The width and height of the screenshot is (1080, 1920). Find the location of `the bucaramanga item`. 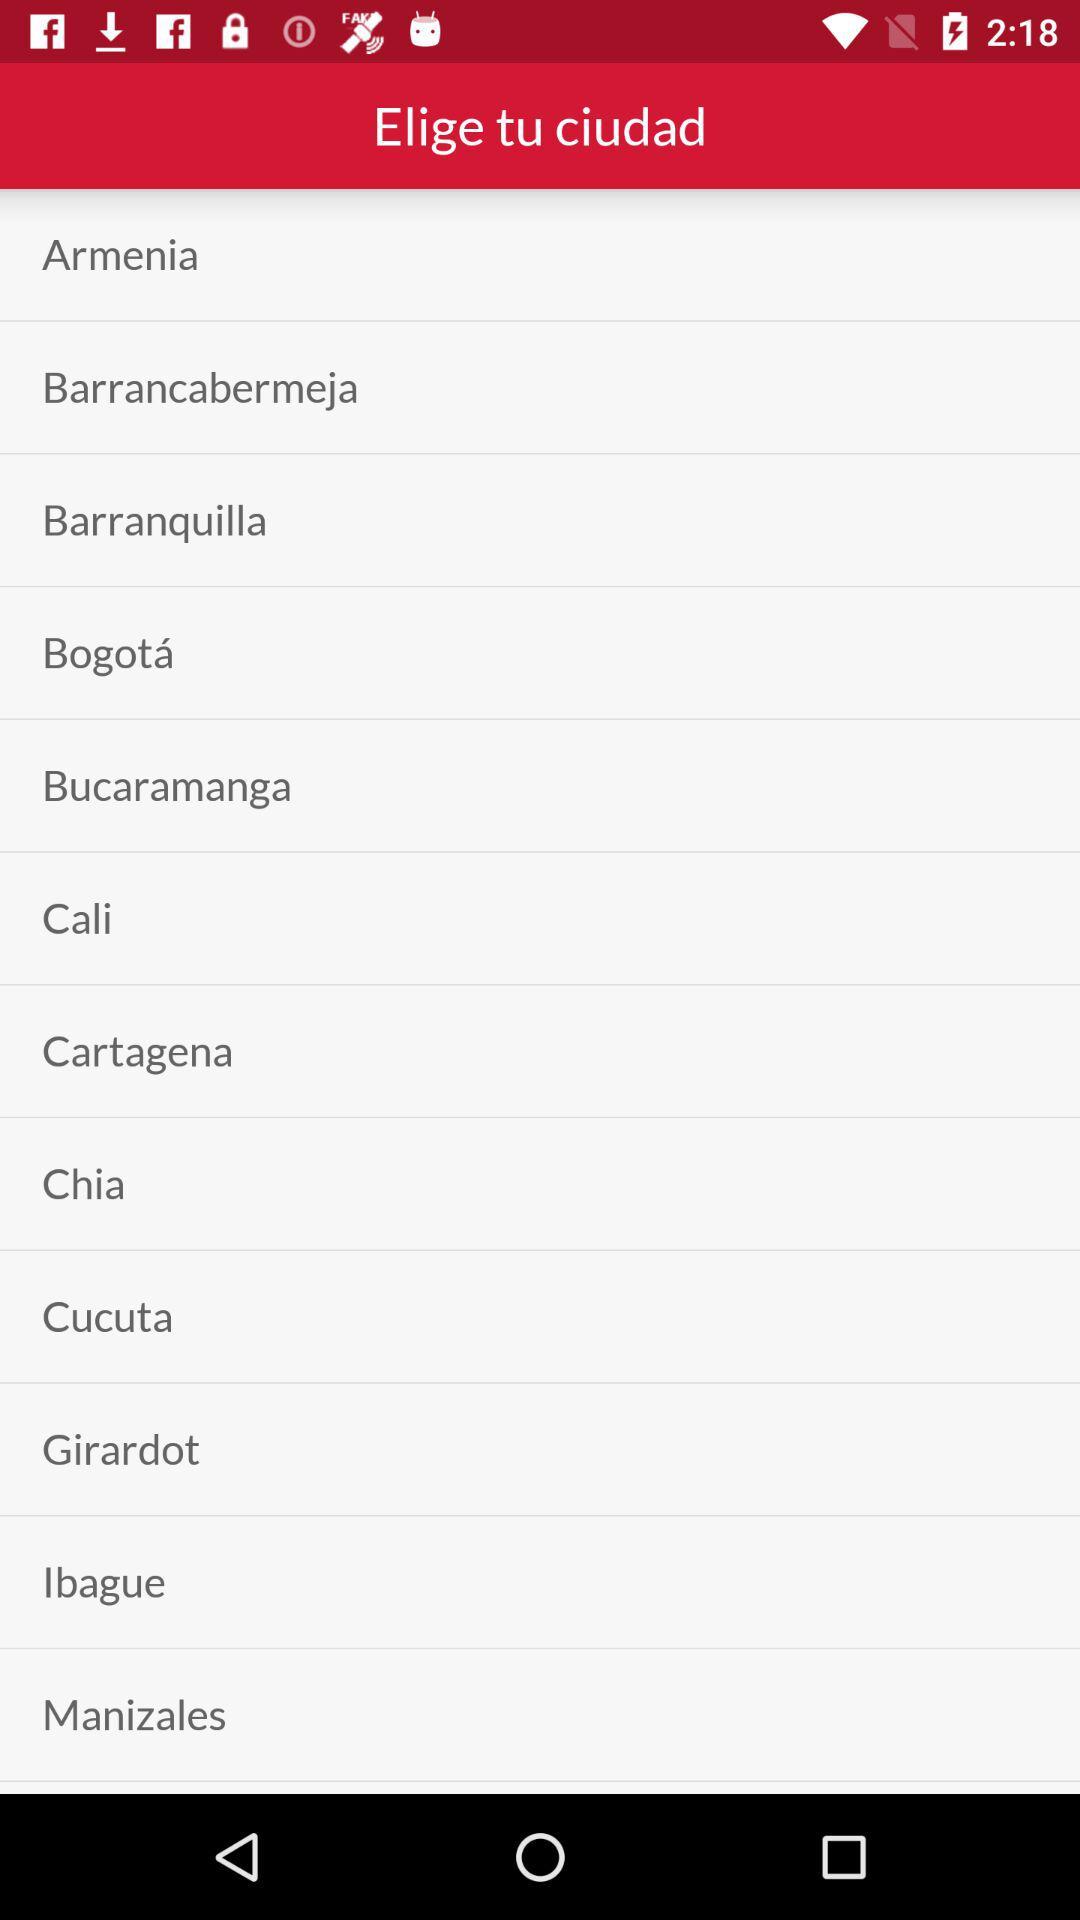

the bucaramanga item is located at coordinates (165, 784).